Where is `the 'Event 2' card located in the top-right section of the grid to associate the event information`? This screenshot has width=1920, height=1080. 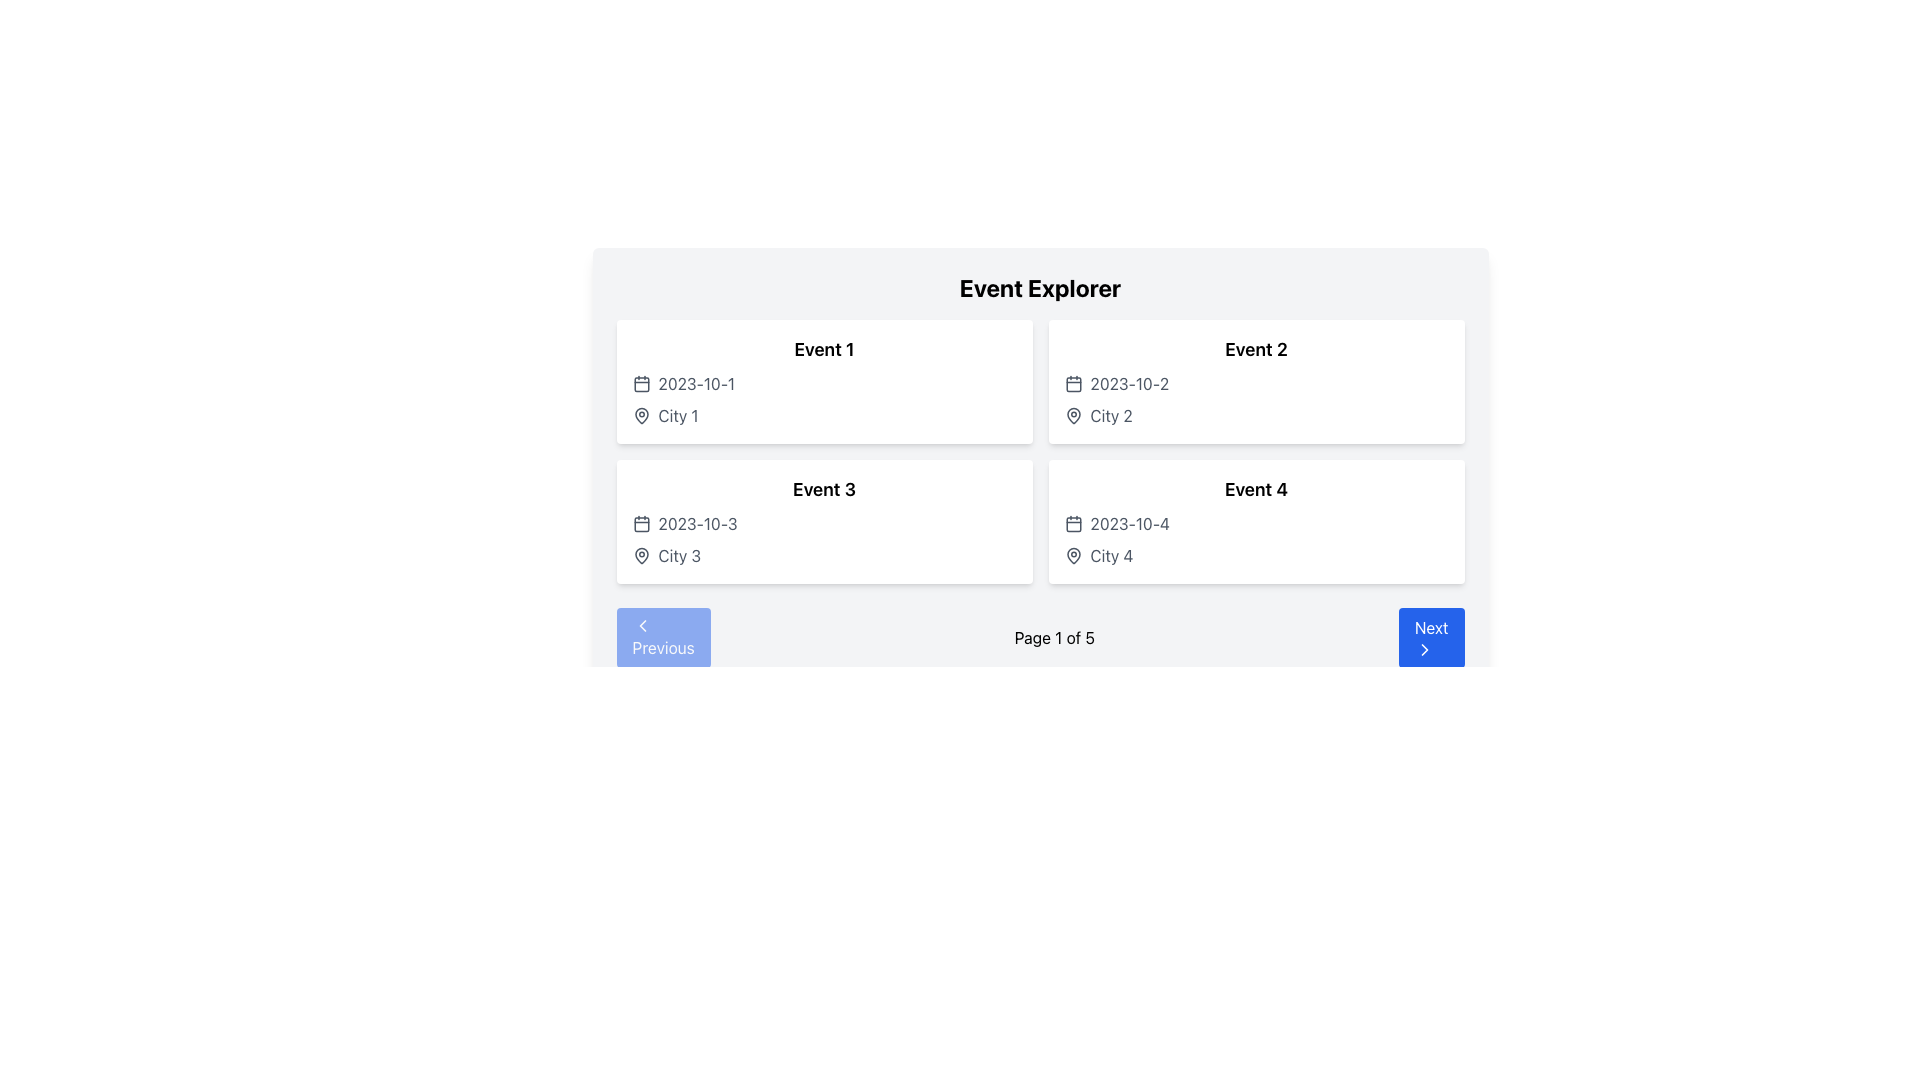
the 'Event 2' card located in the top-right section of the grid to associate the event information is located at coordinates (1255, 381).